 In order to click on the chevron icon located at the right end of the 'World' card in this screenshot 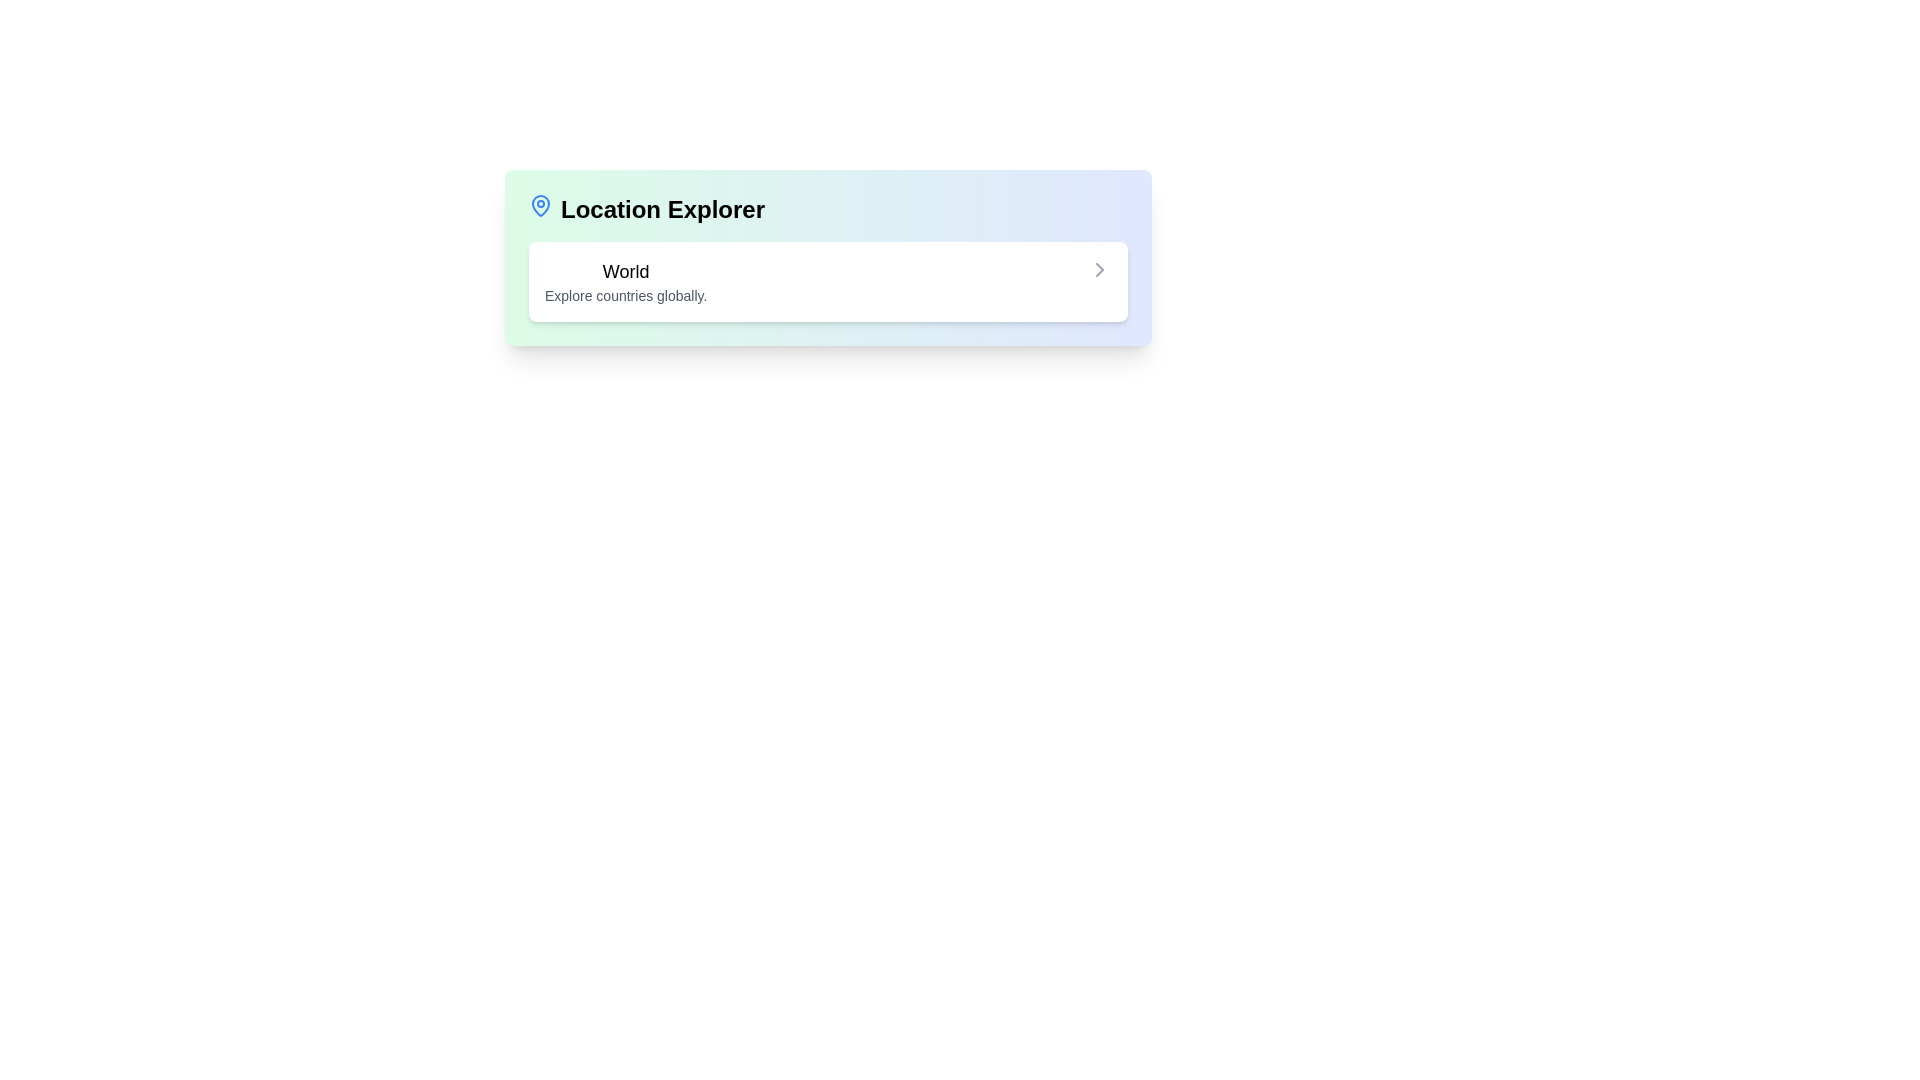, I will do `click(1098, 270)`.